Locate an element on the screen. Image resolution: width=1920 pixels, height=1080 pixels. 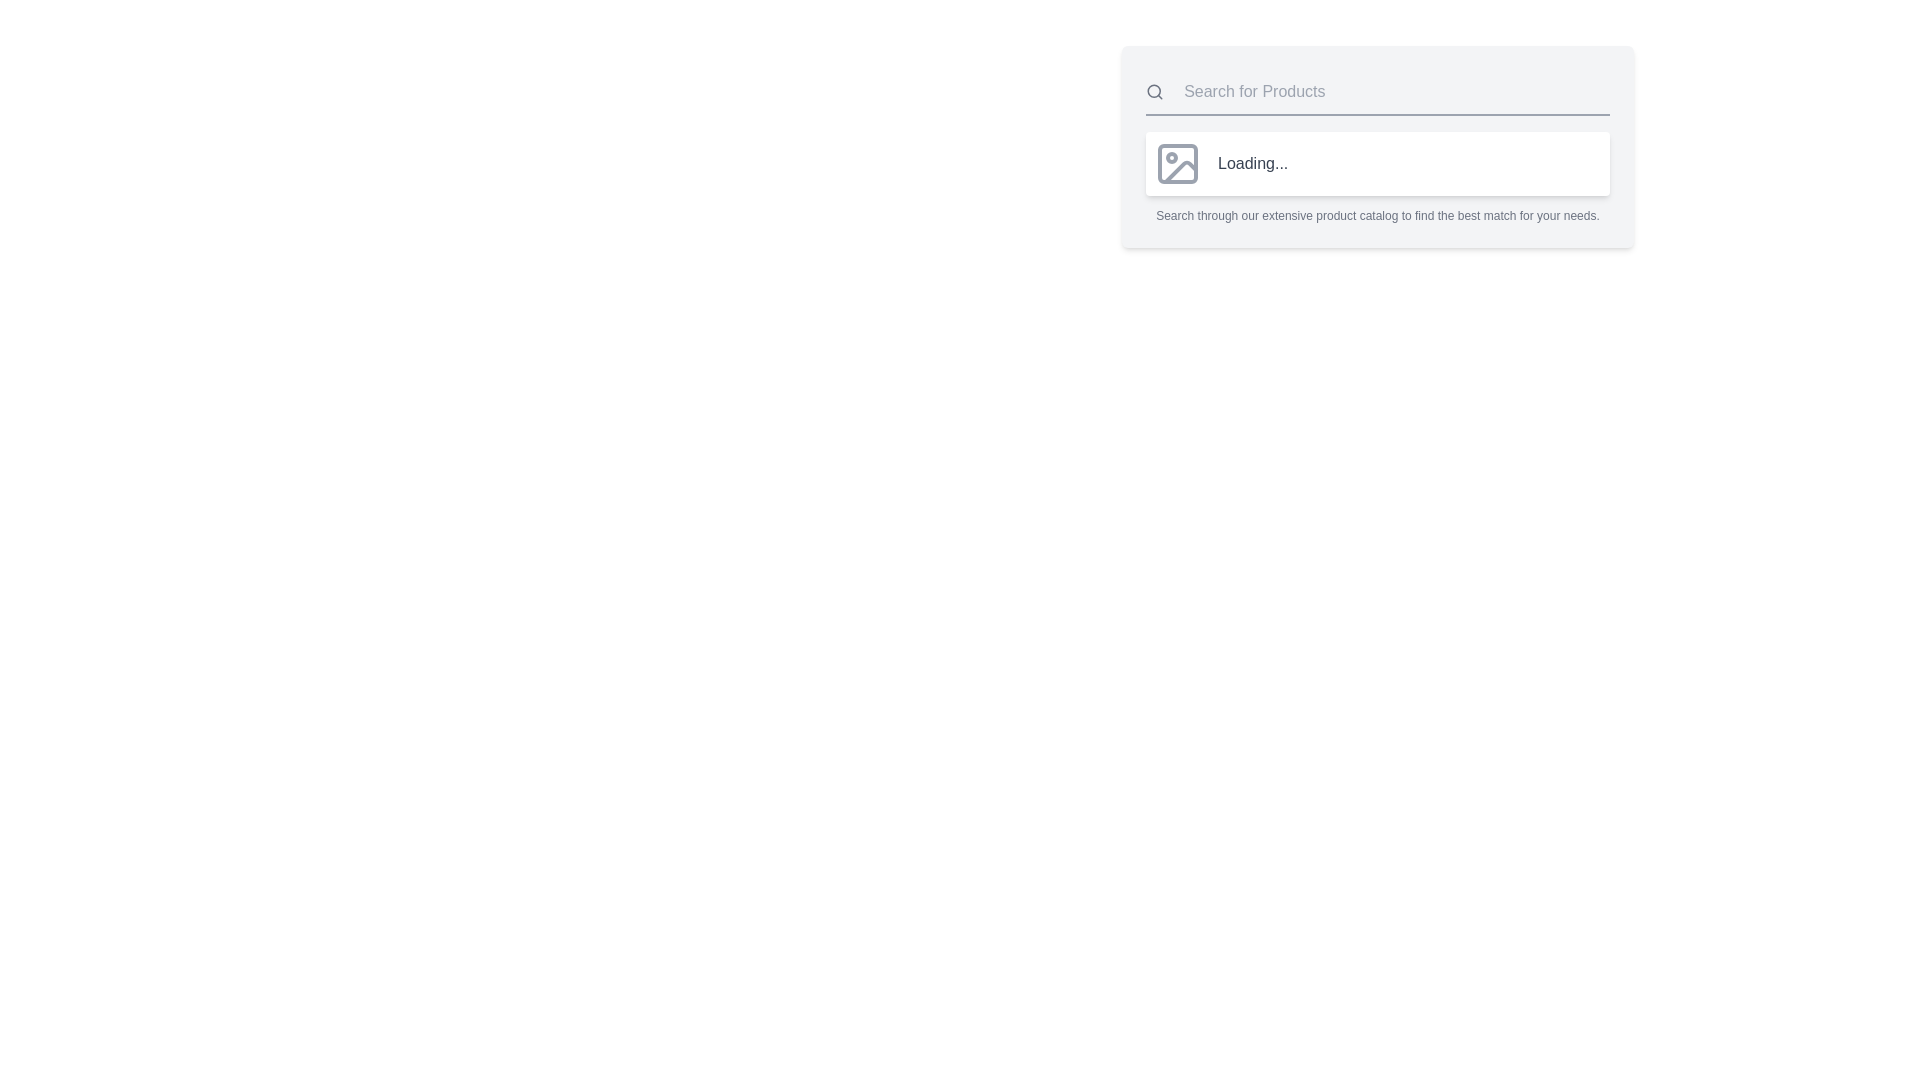
the small gray magnifying glass icon located near the upper left corner of the search bar is located at coordinates (1155, 92).